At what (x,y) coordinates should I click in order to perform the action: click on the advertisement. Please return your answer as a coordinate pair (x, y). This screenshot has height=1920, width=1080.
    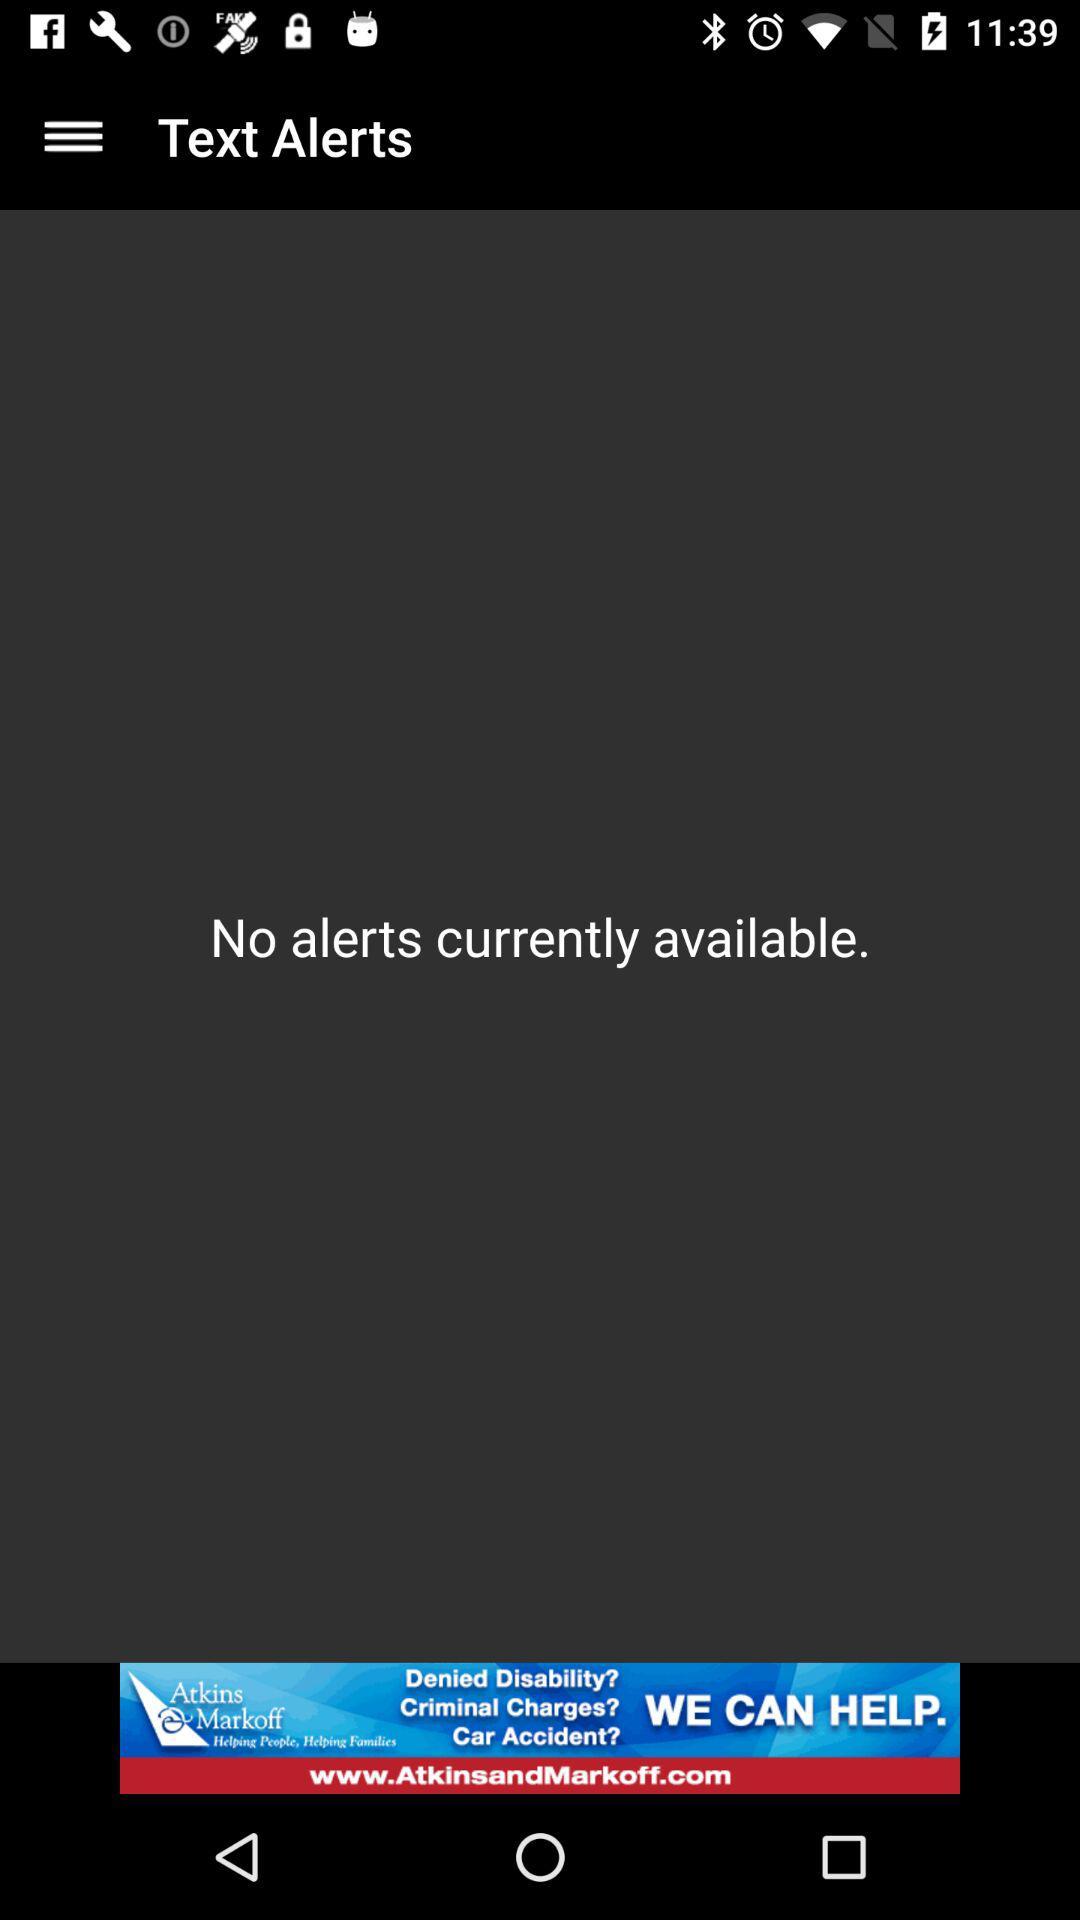
    Looking at the image, I should click on (540, 1727).